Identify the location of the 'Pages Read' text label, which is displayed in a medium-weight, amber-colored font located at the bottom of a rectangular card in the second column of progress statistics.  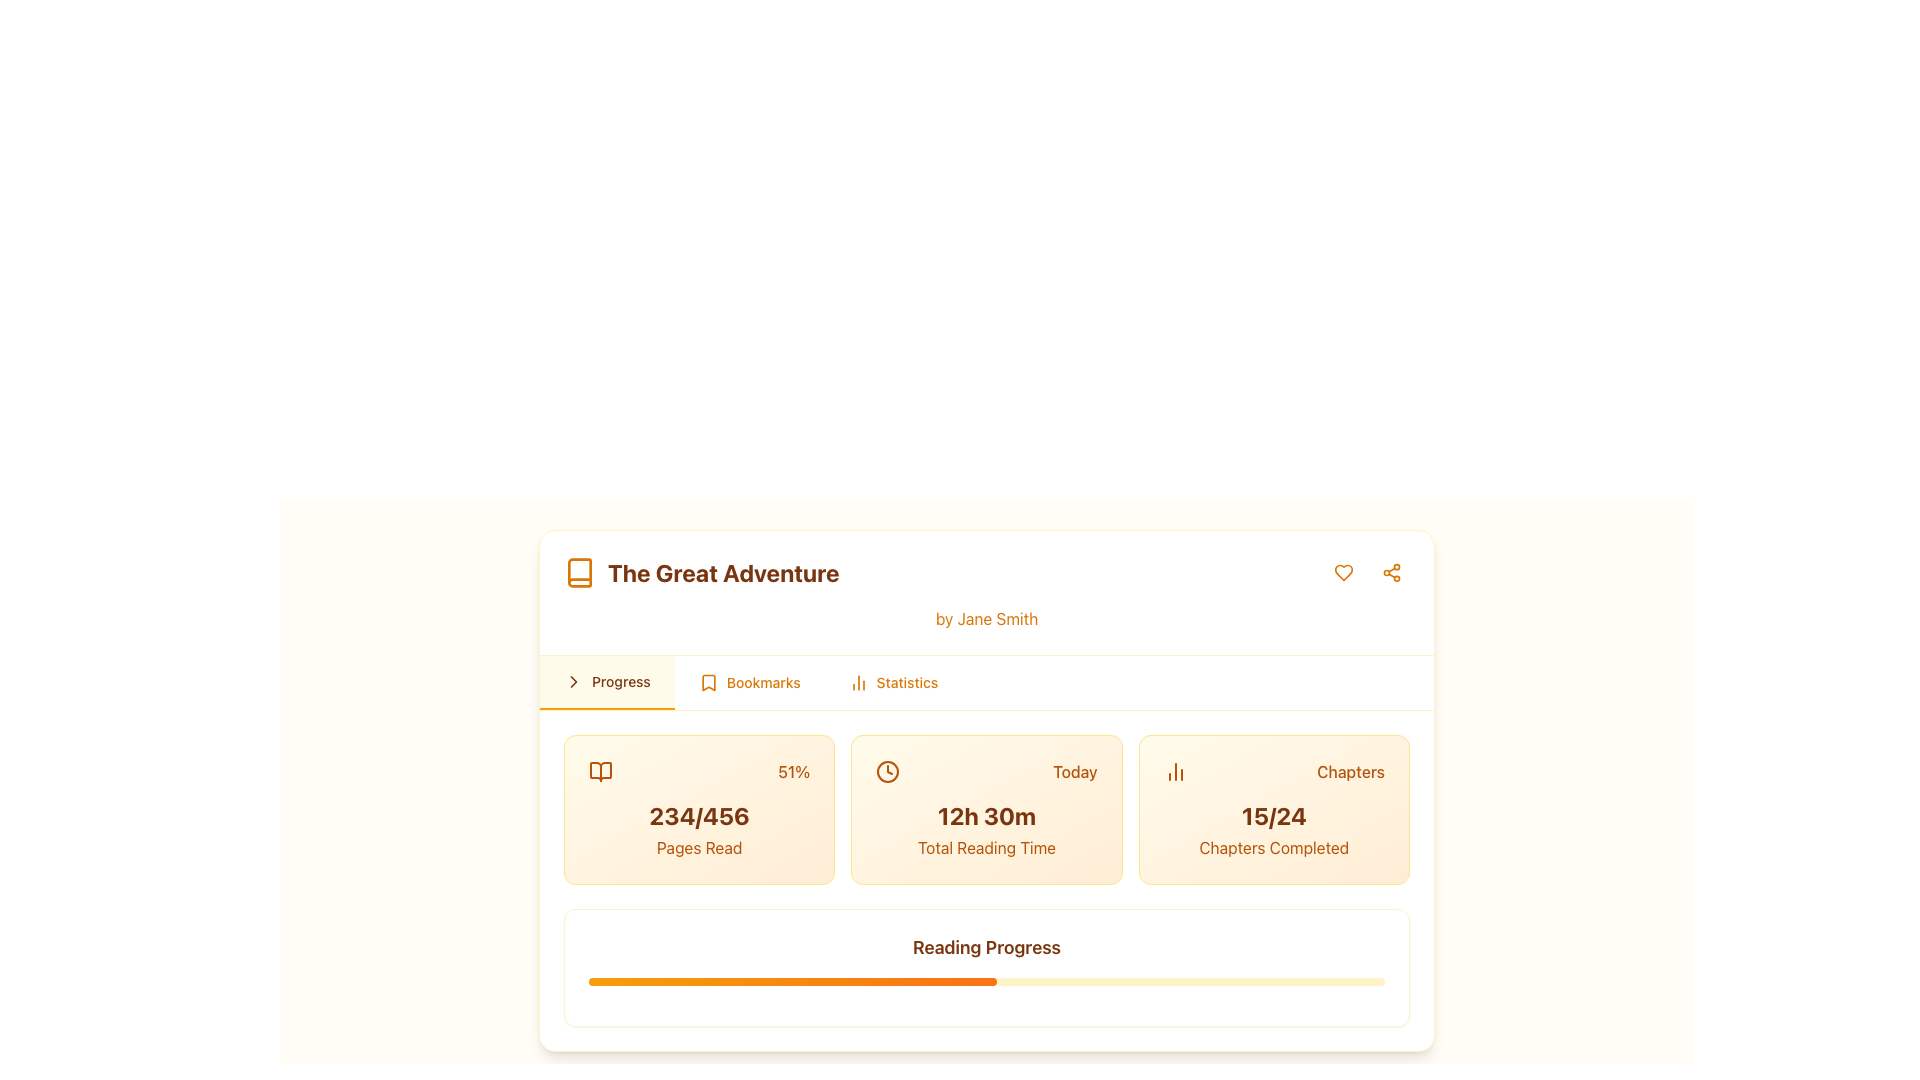
(699, 848).